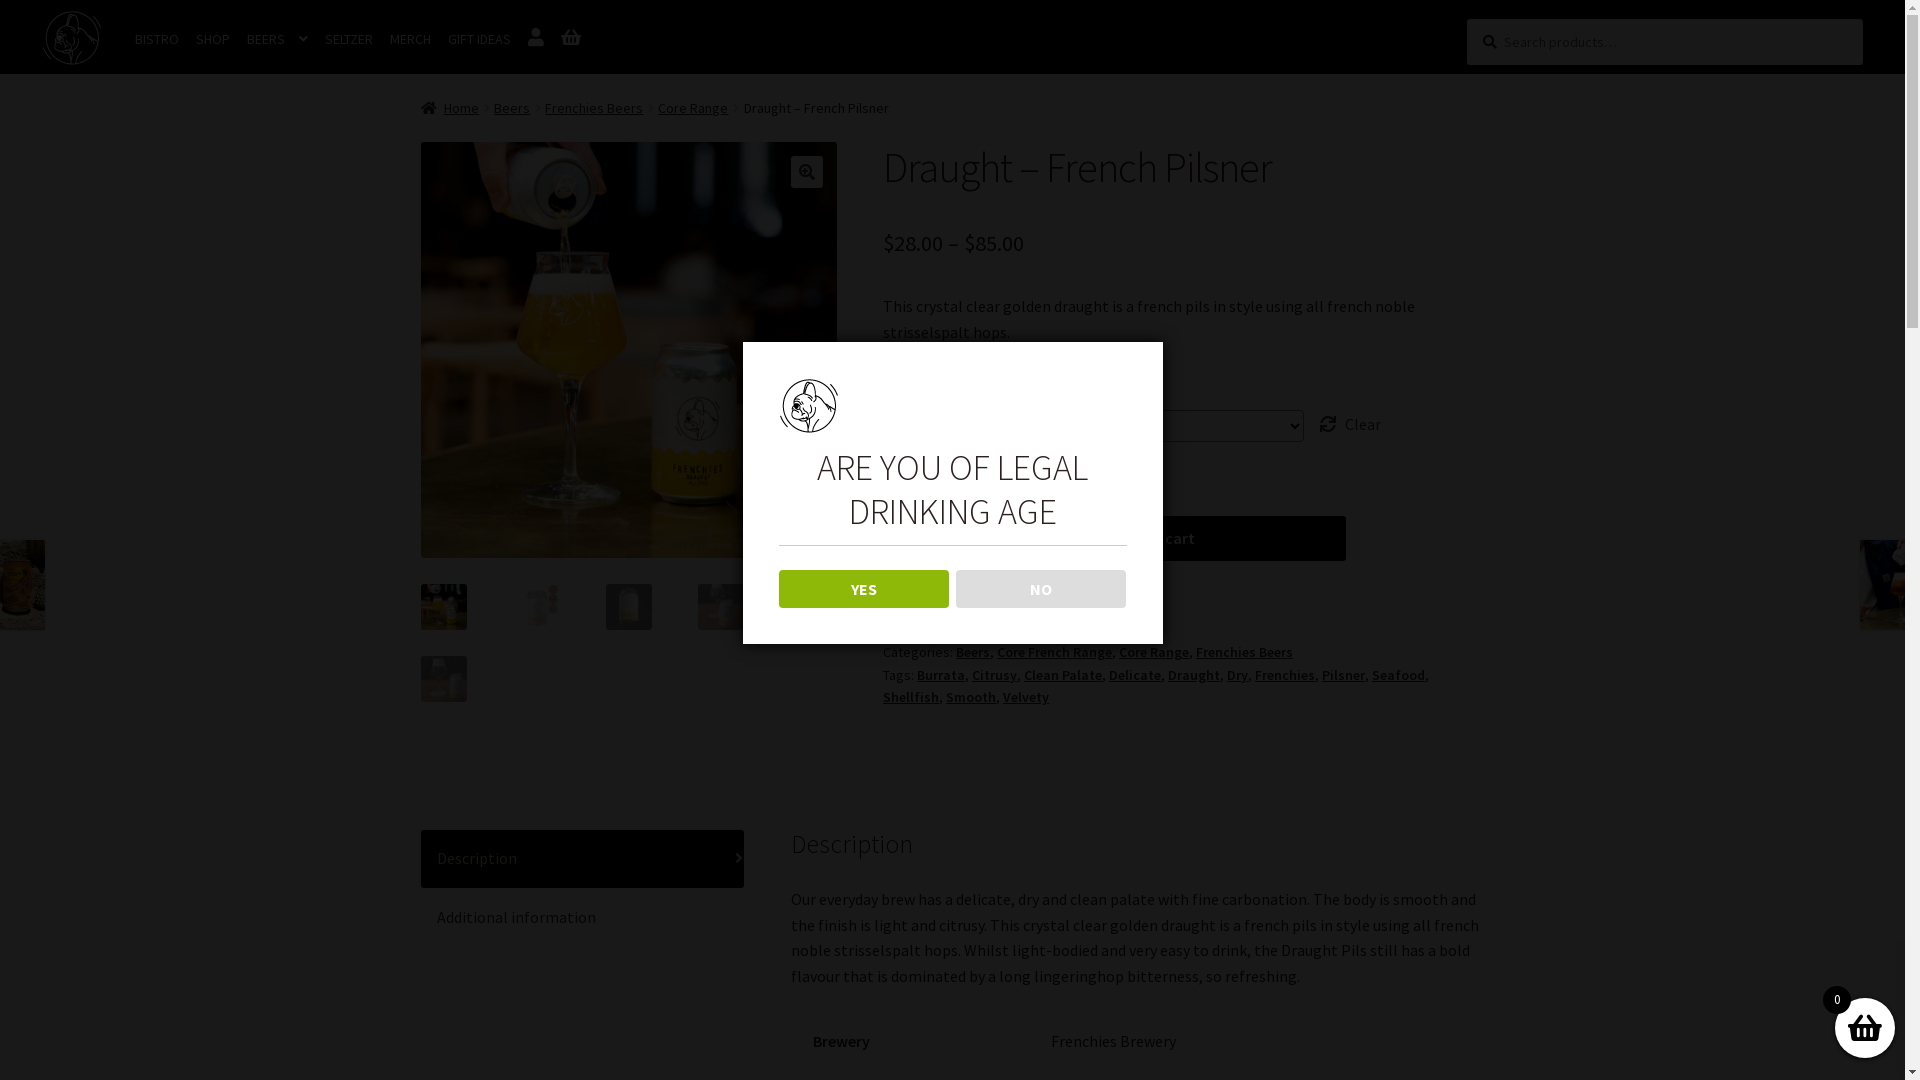 The height and width of the screenshot is (1080, 1920). I want to click on 'Seafood', so click(1397, 675).